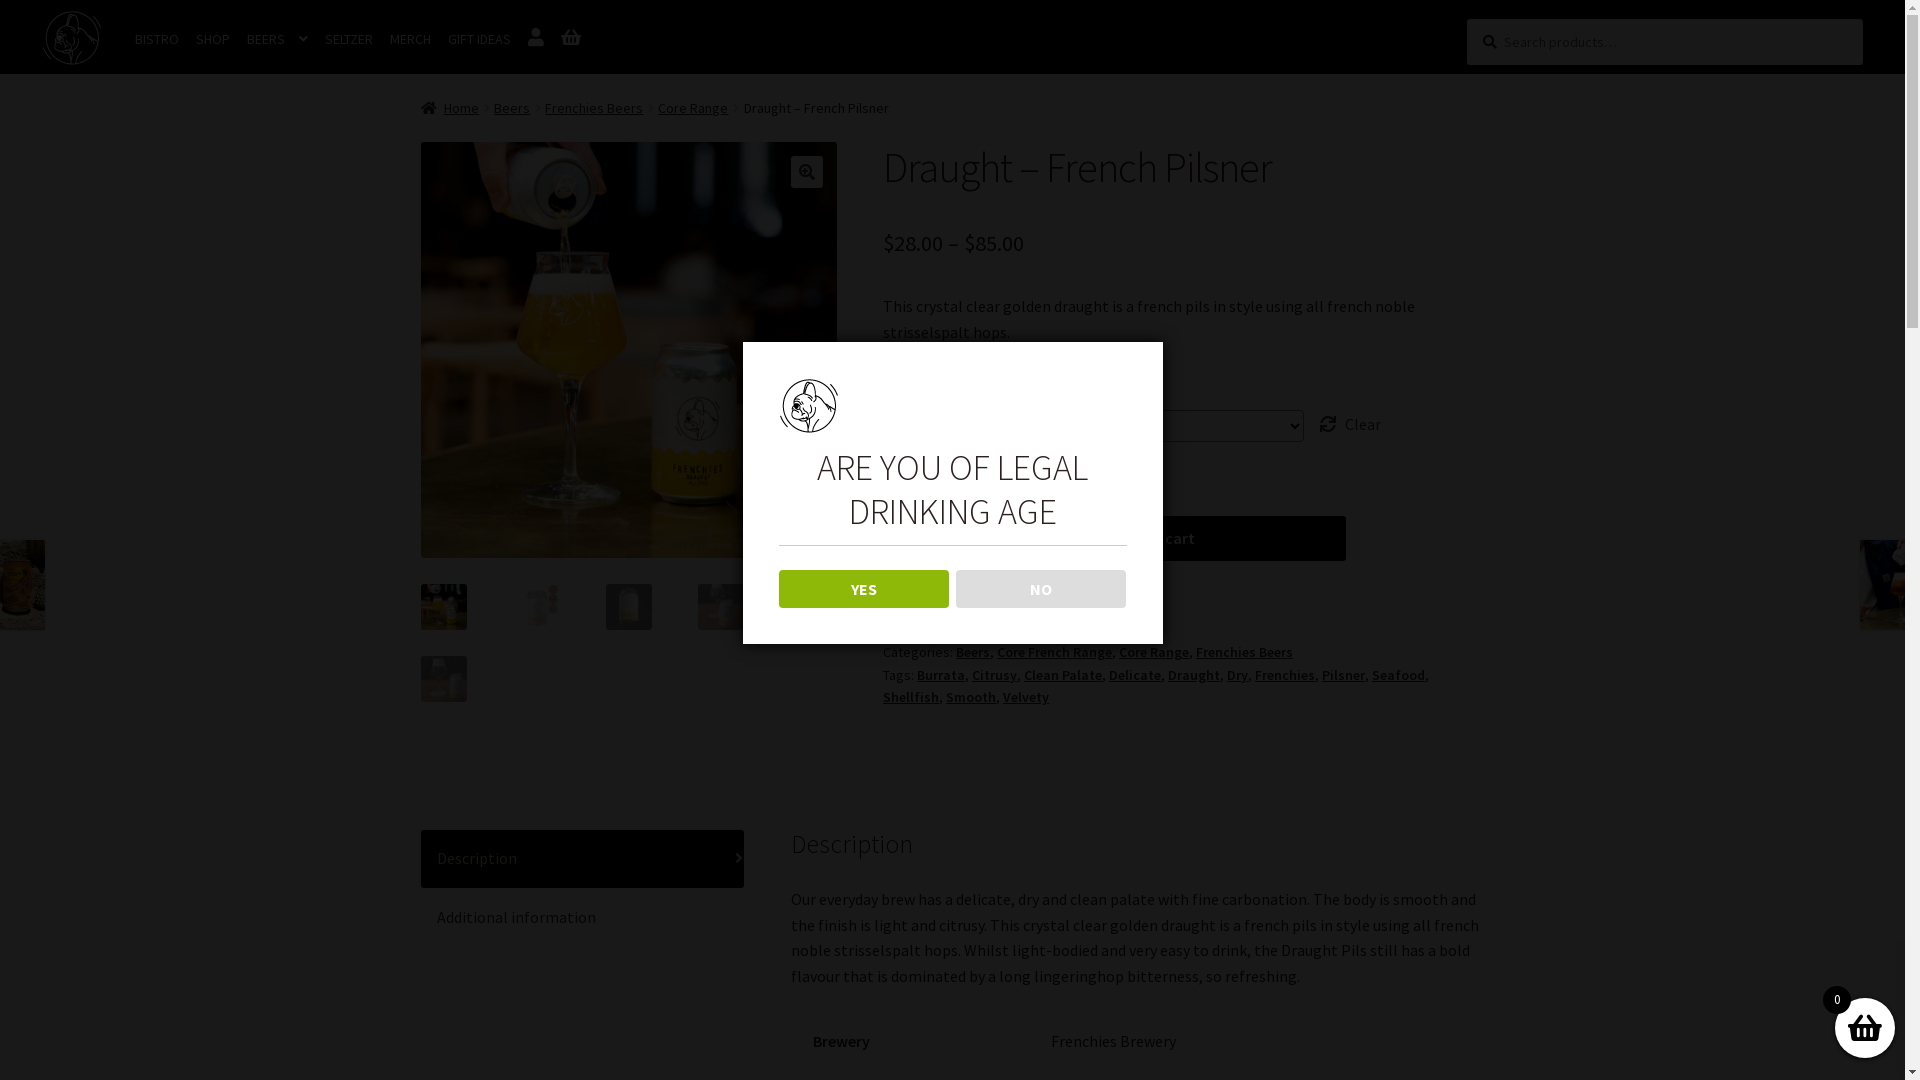 The height and width of the screenshot is (1080, 1920). I want to click on 'Seafood', so click(1397, 675).